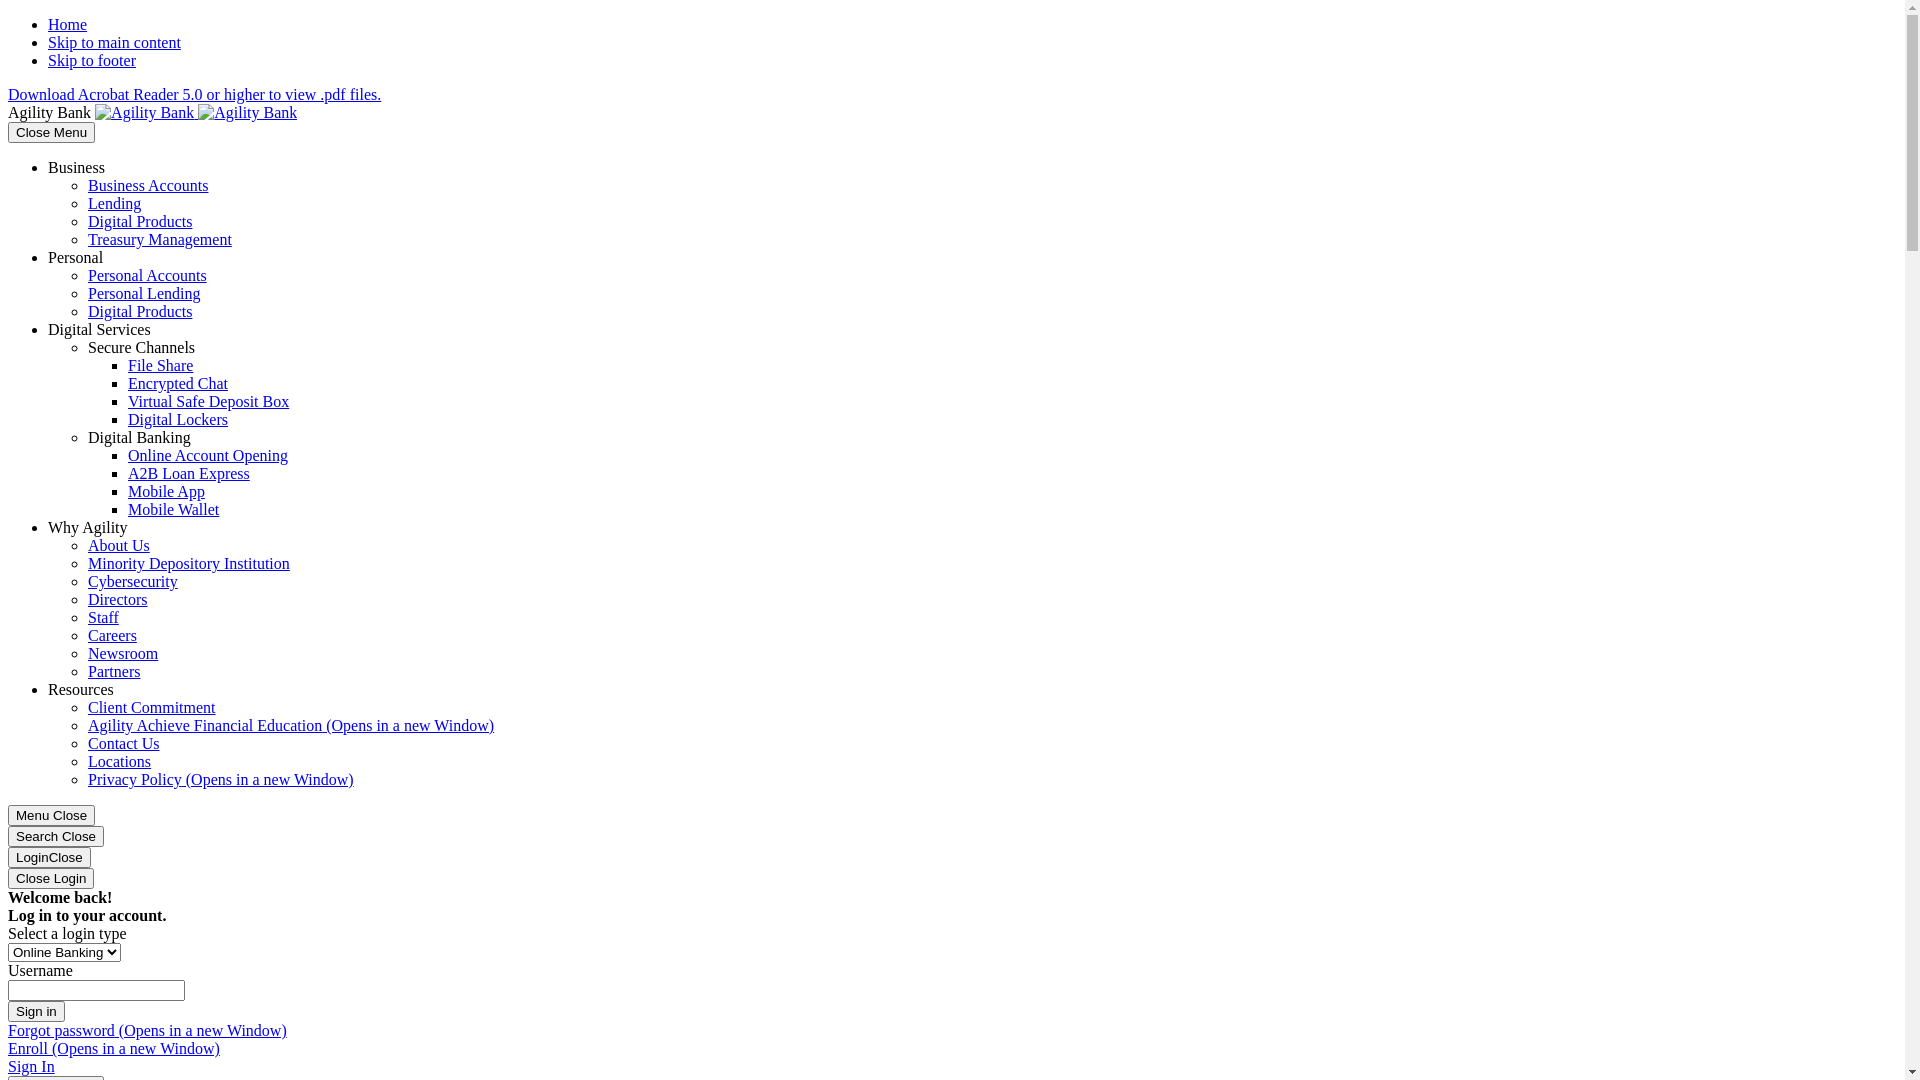 The height and width of the screenshot is (1080, 1920). Describe the element at coordinates (113, 671) in the screenshot. I see `'Partners'` at that location.